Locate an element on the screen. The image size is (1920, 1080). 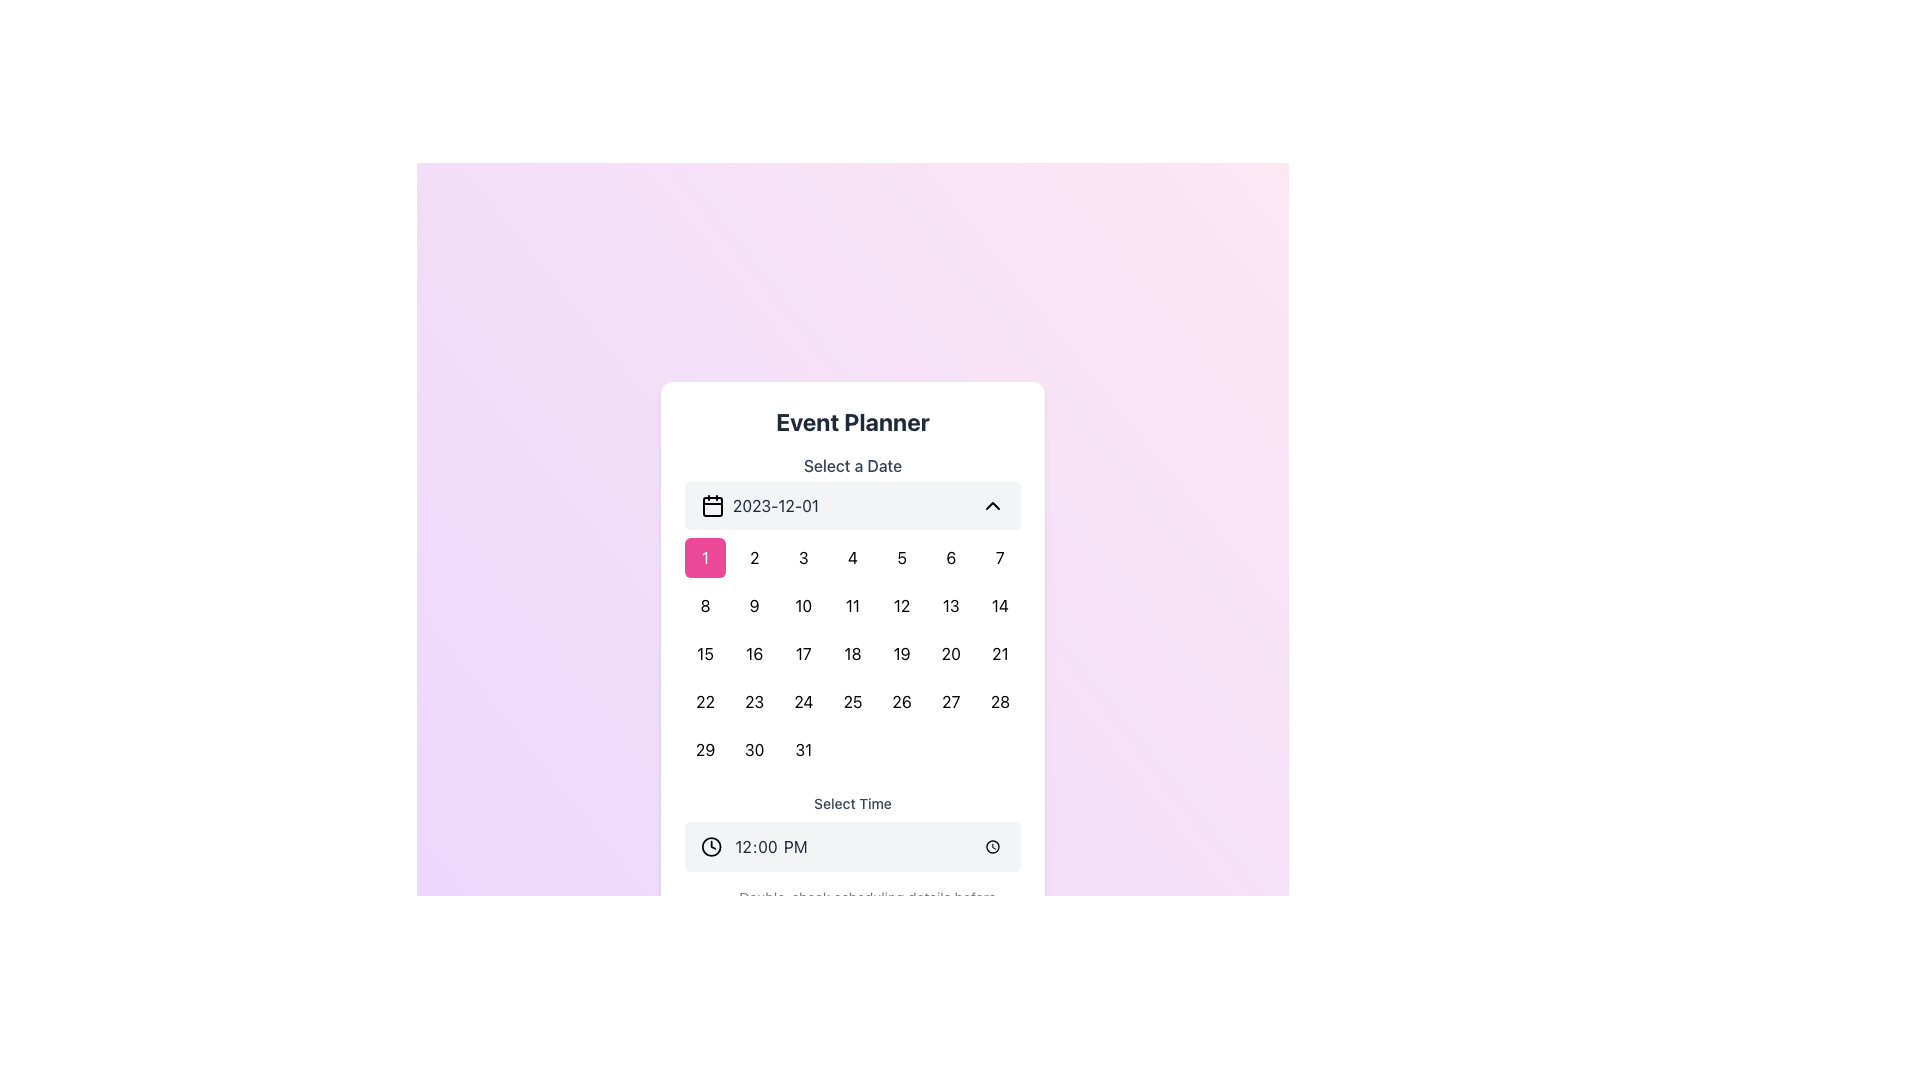
the button representing the selectable date of the 23rd in the calendar interface is located at coordinates (753, 701).